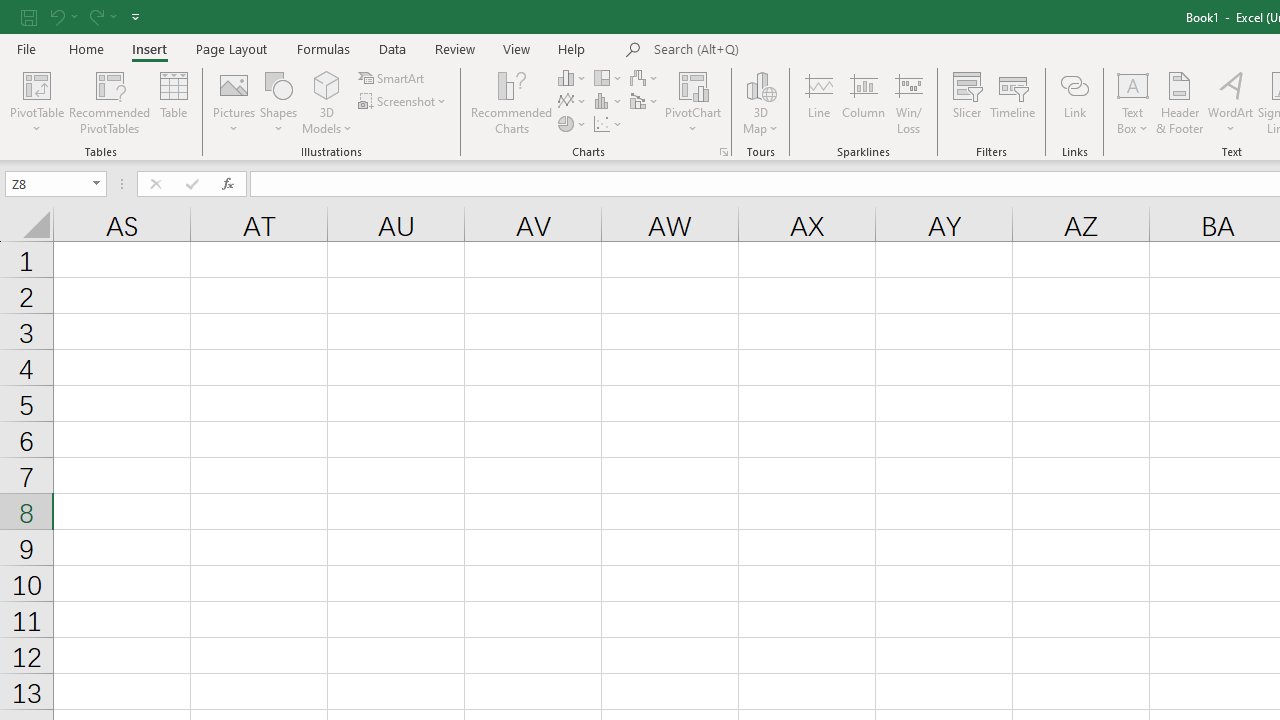  I want to click on 'Timeline', so click(1013, 103).